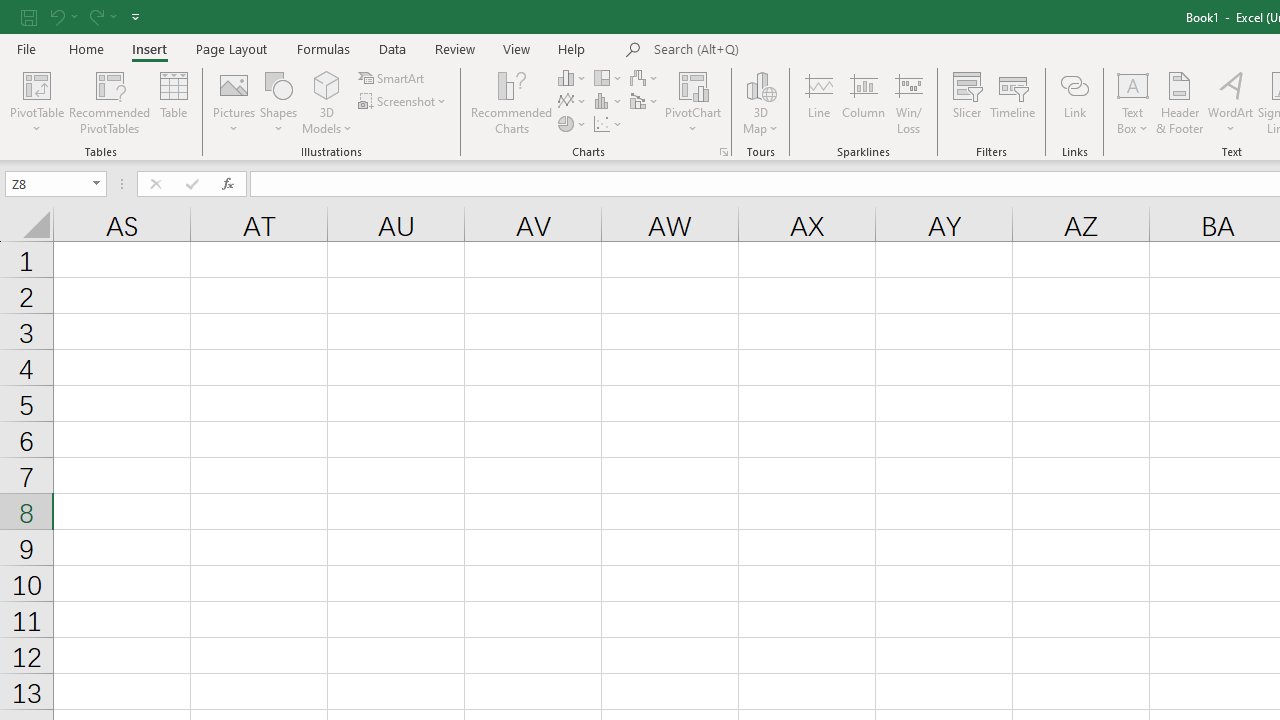  I want to click on 'Timeline', so click(1013, 103).